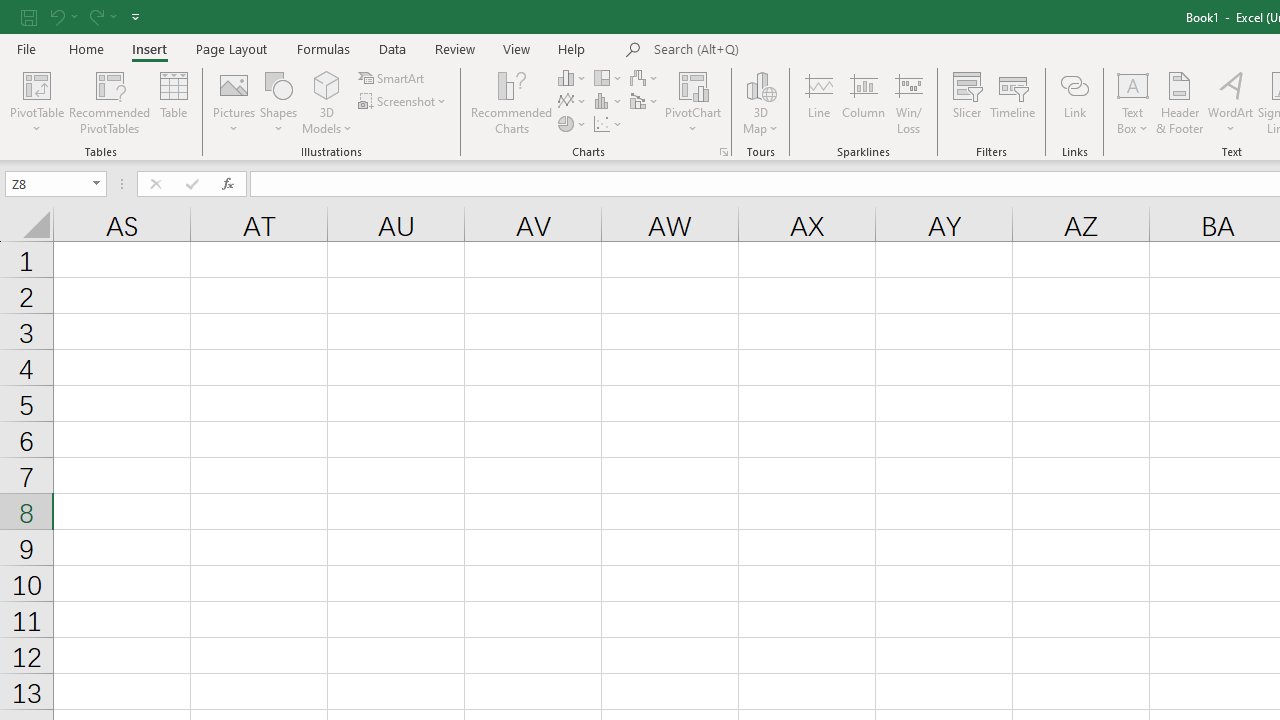  I want to click on 'Timeline', so click(1013, 103).